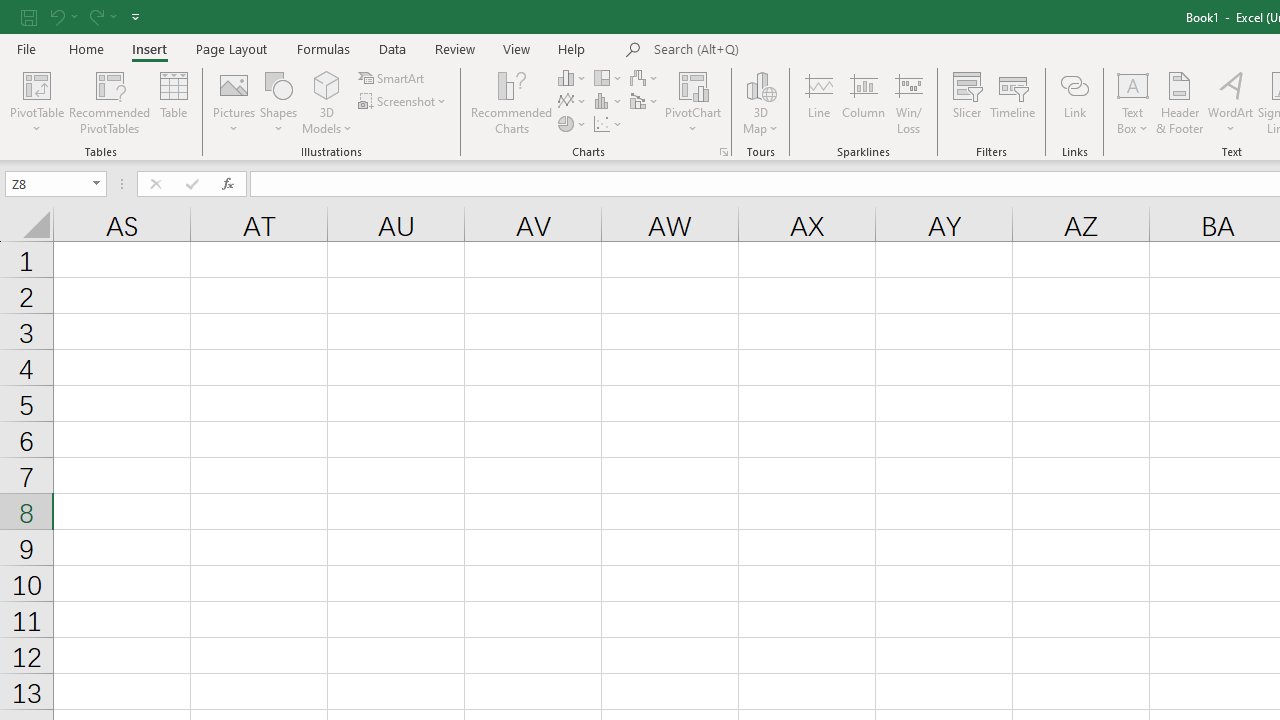  I want to click on 'Timeline', so click(1013, 103).